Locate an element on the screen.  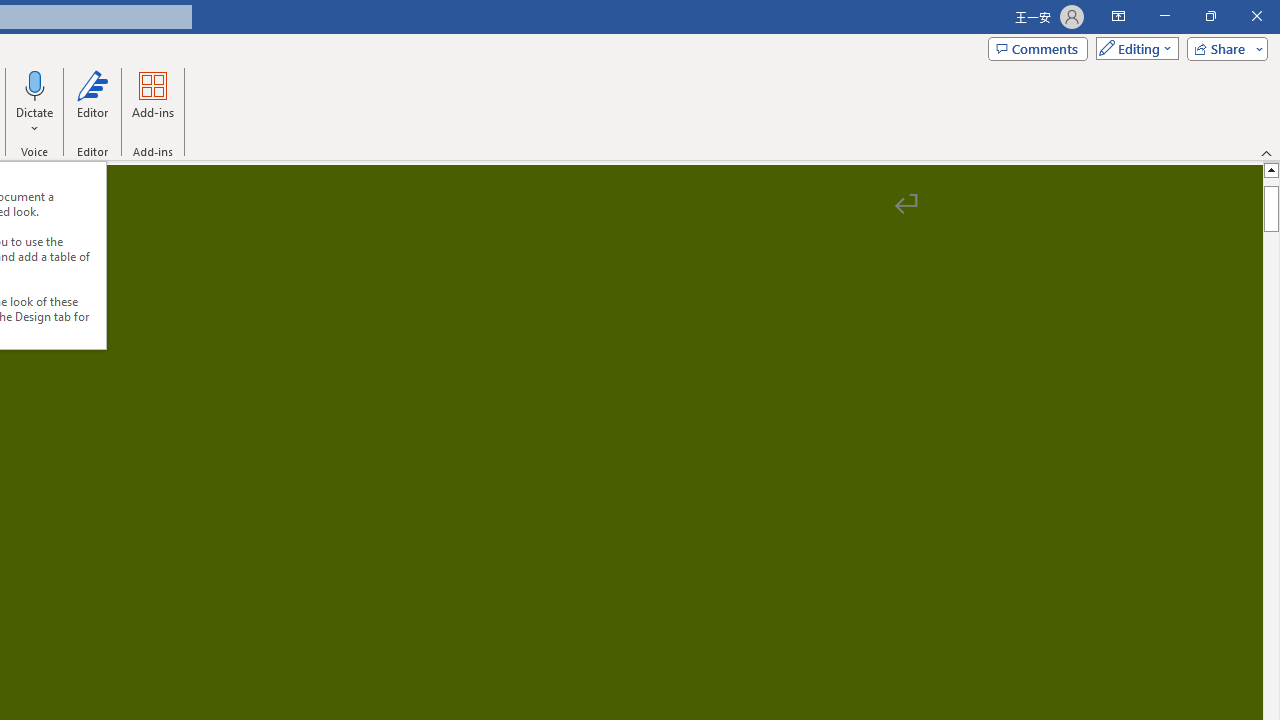
'Close' is located at coordinates (1255, 16).